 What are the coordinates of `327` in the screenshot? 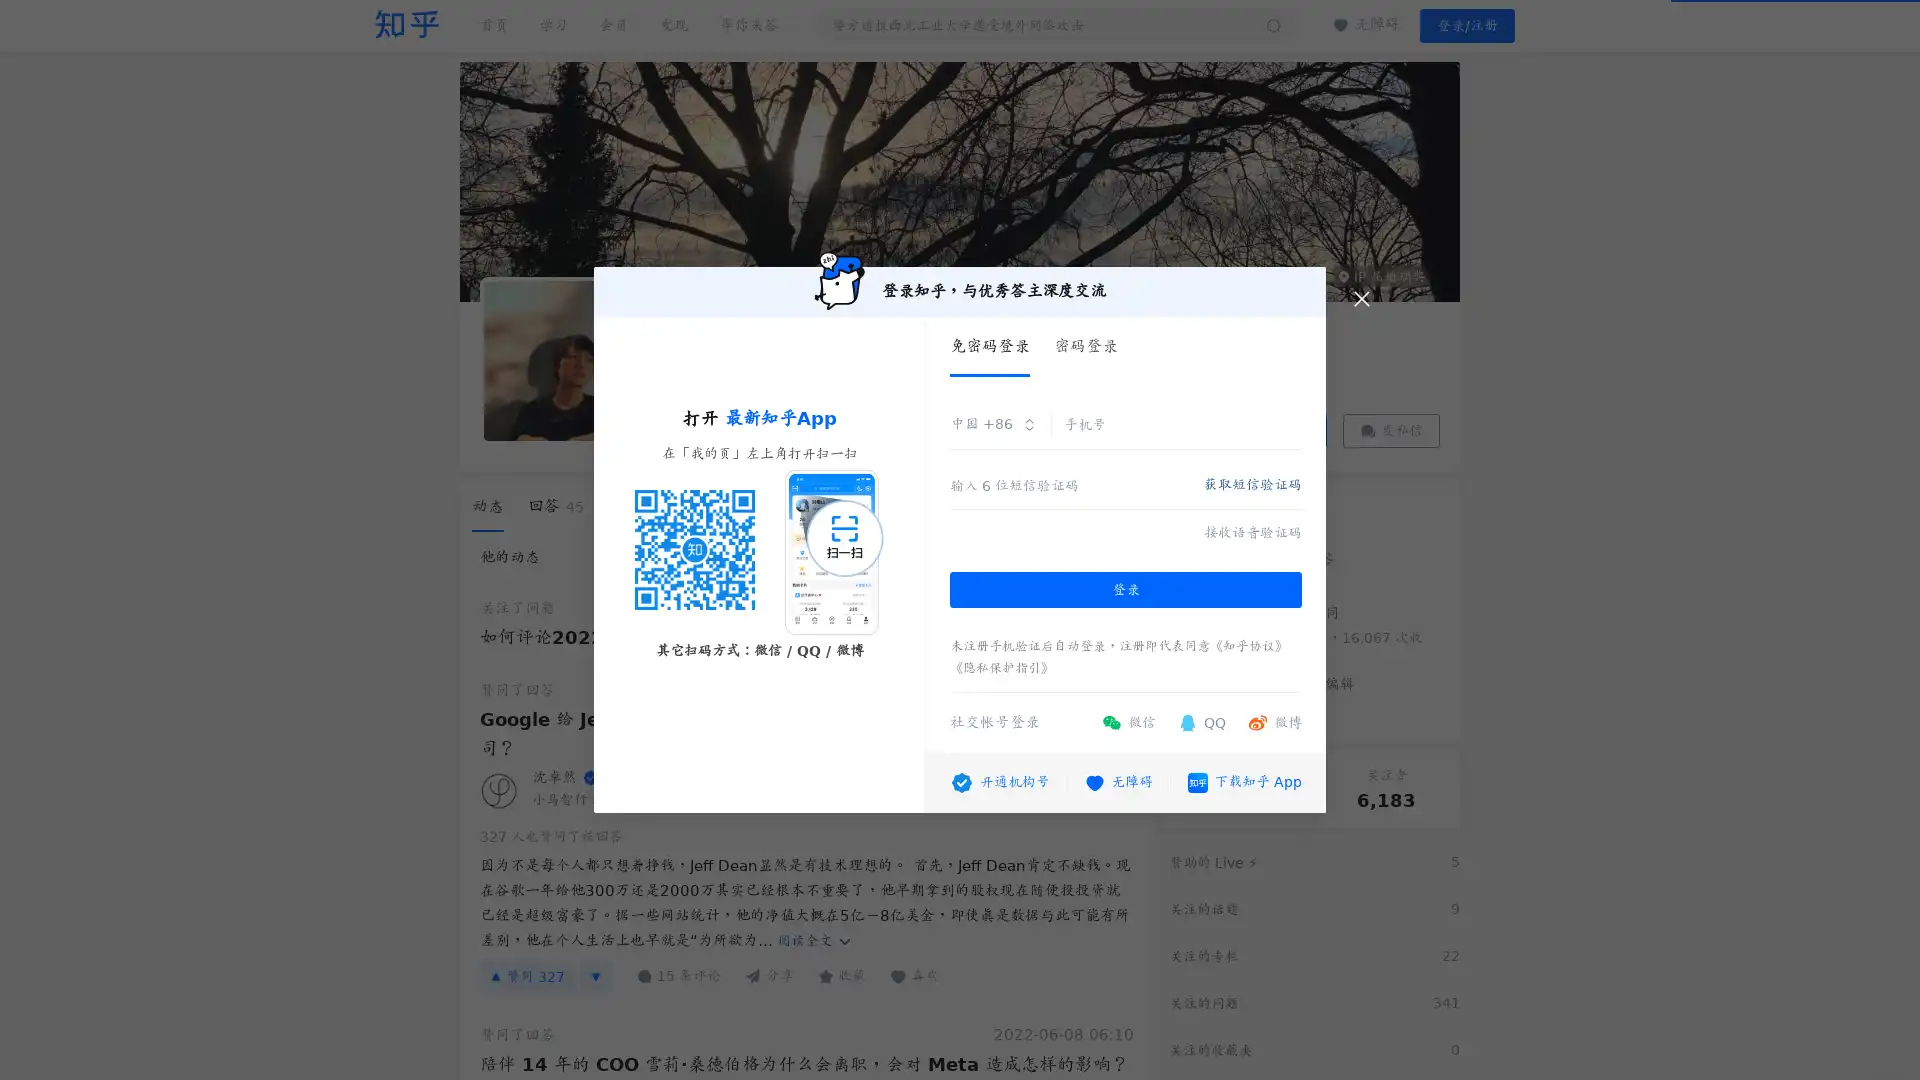 It's located at (528, 974).